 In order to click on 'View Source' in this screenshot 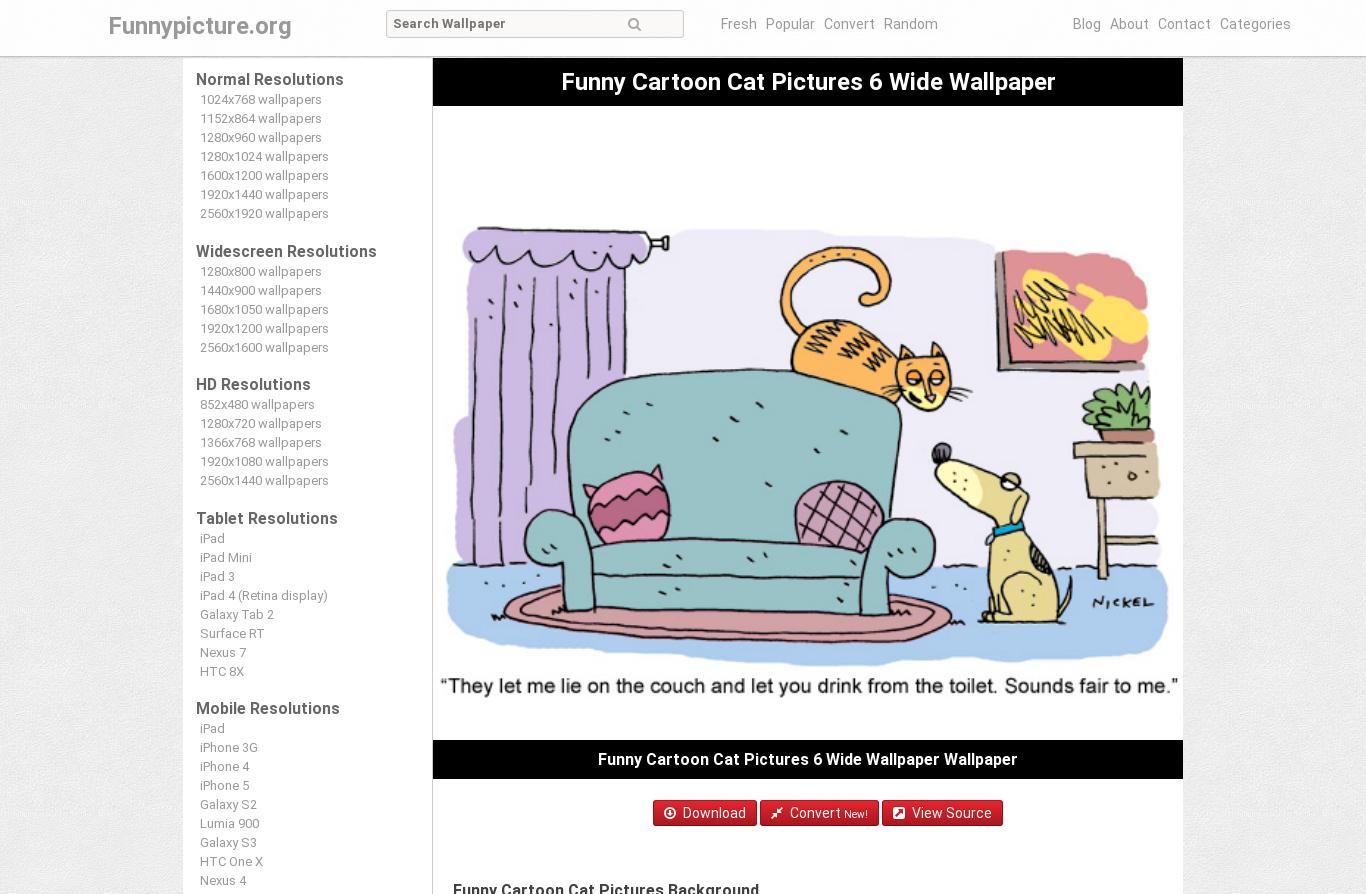, I will do `click(950, 811)`.